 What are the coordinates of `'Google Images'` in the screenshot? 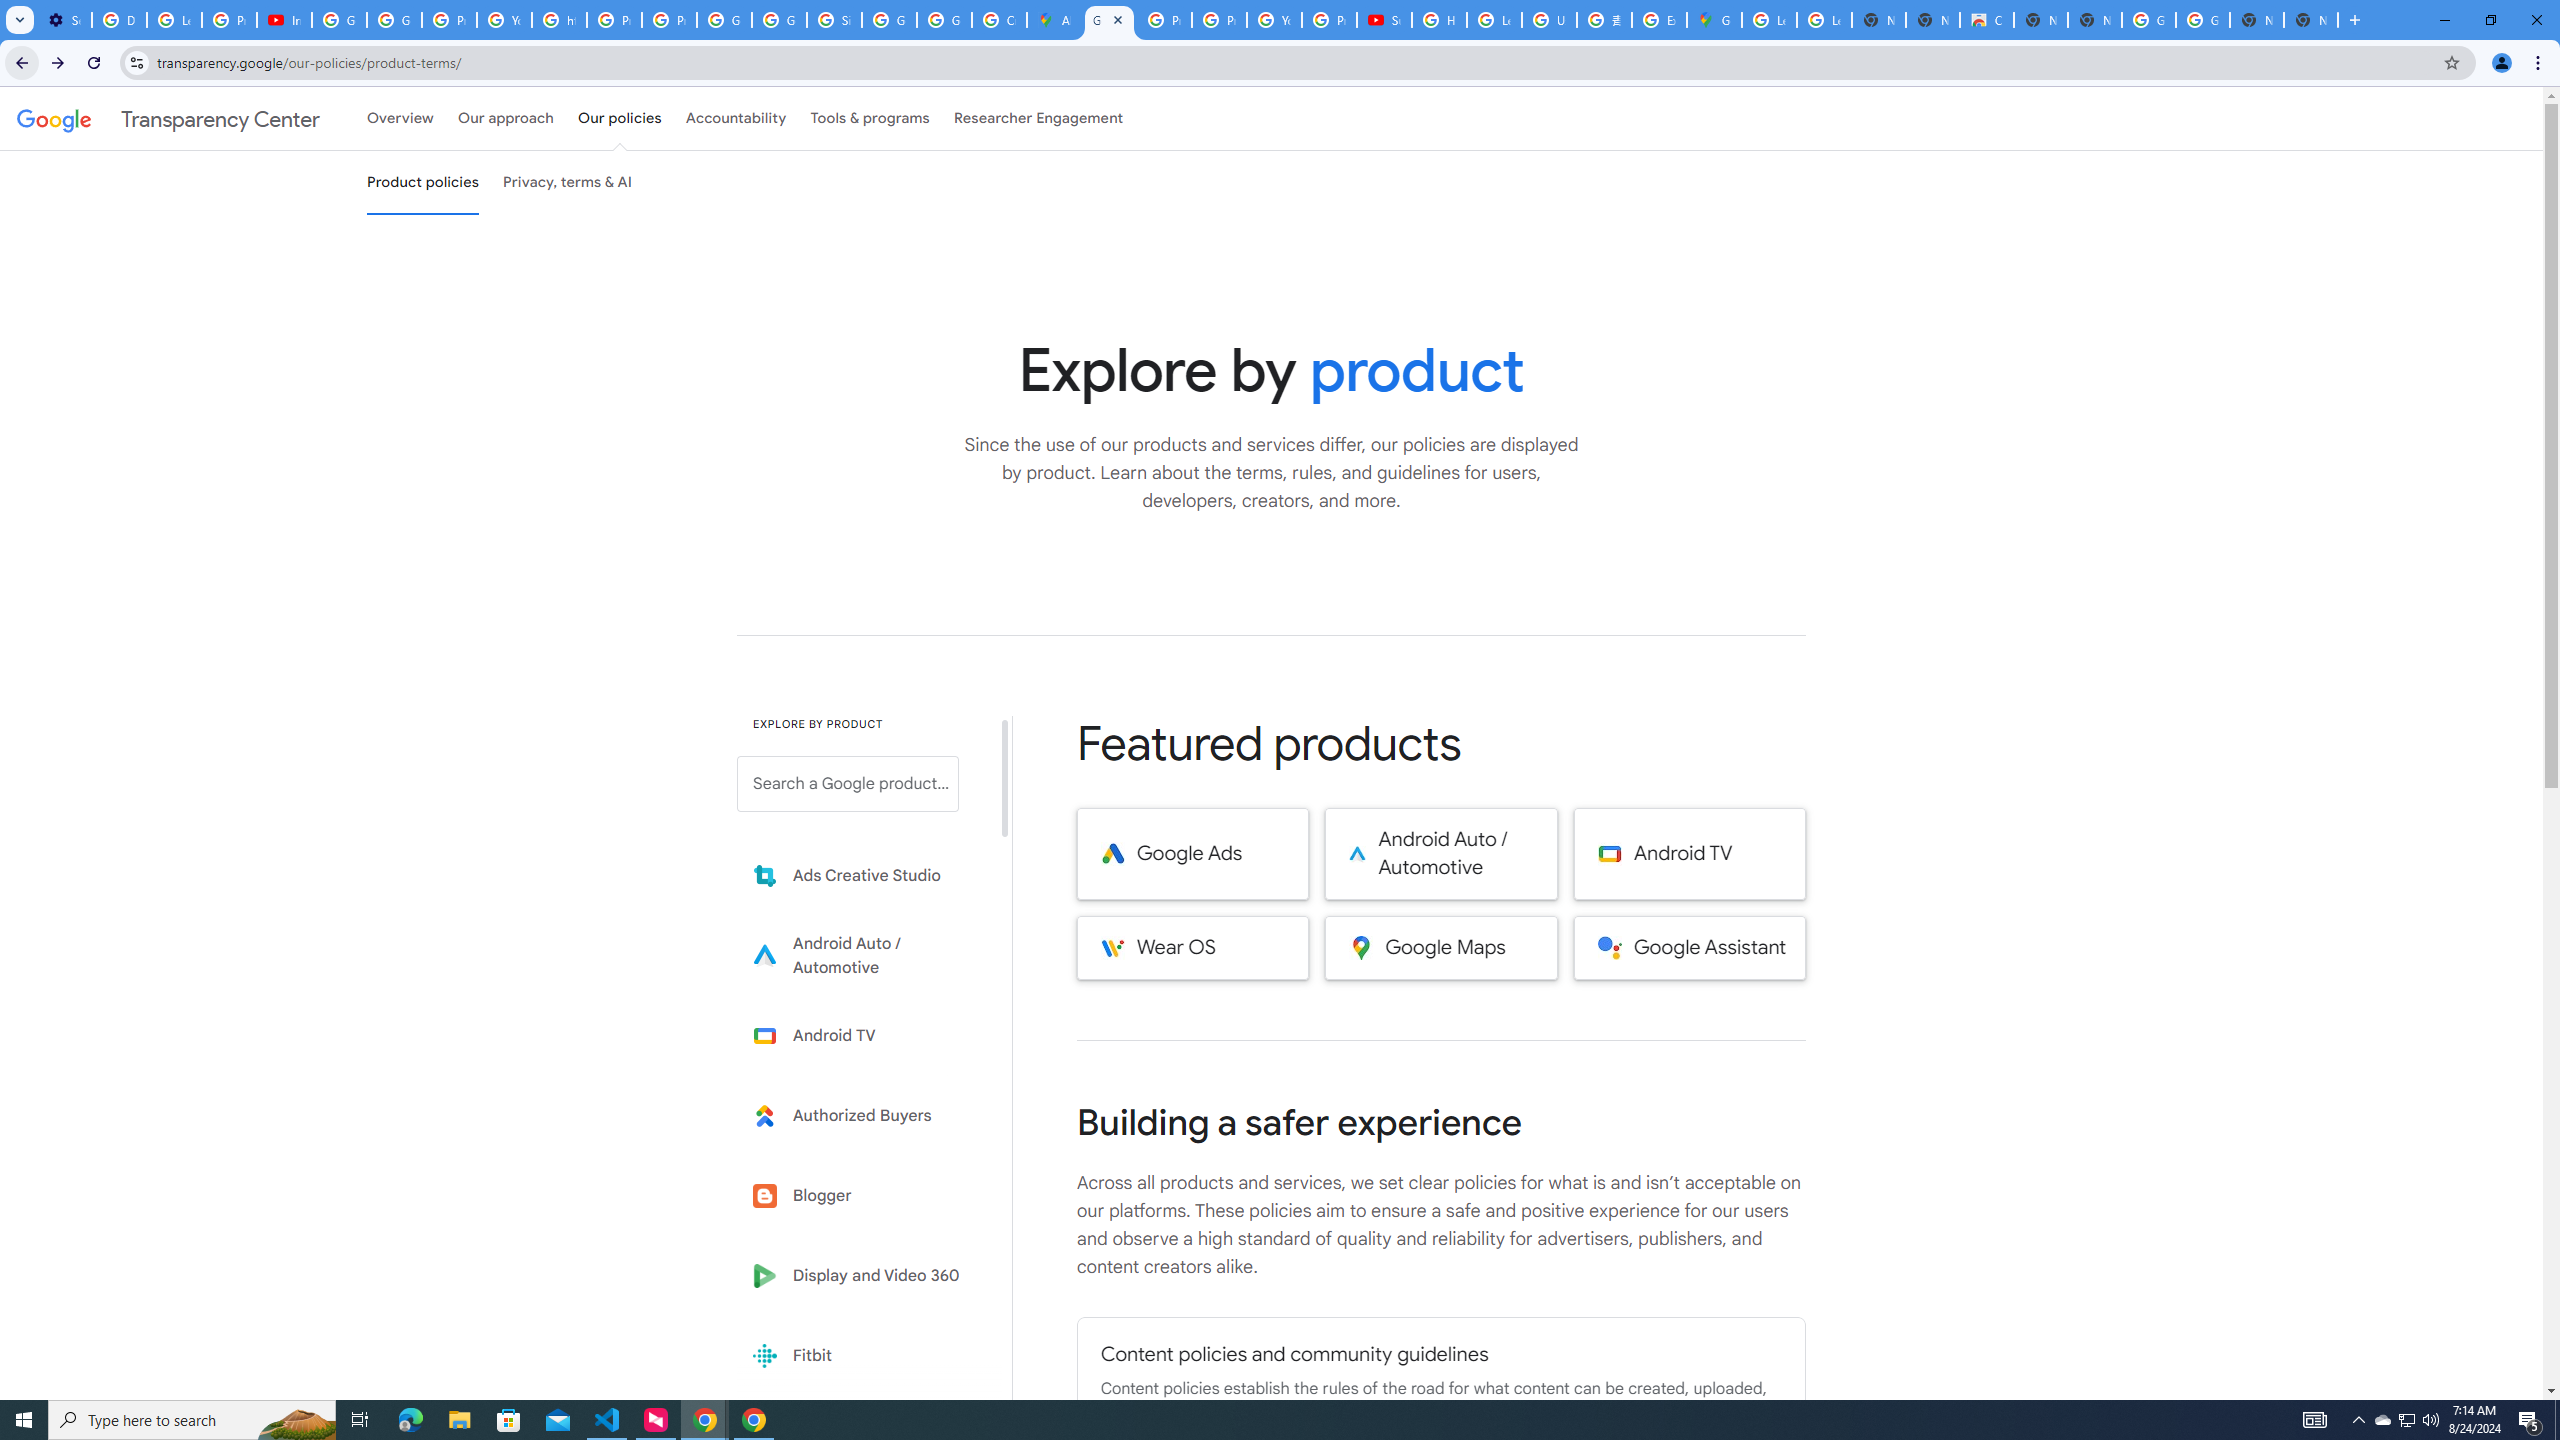 It's located at (2201, 19).